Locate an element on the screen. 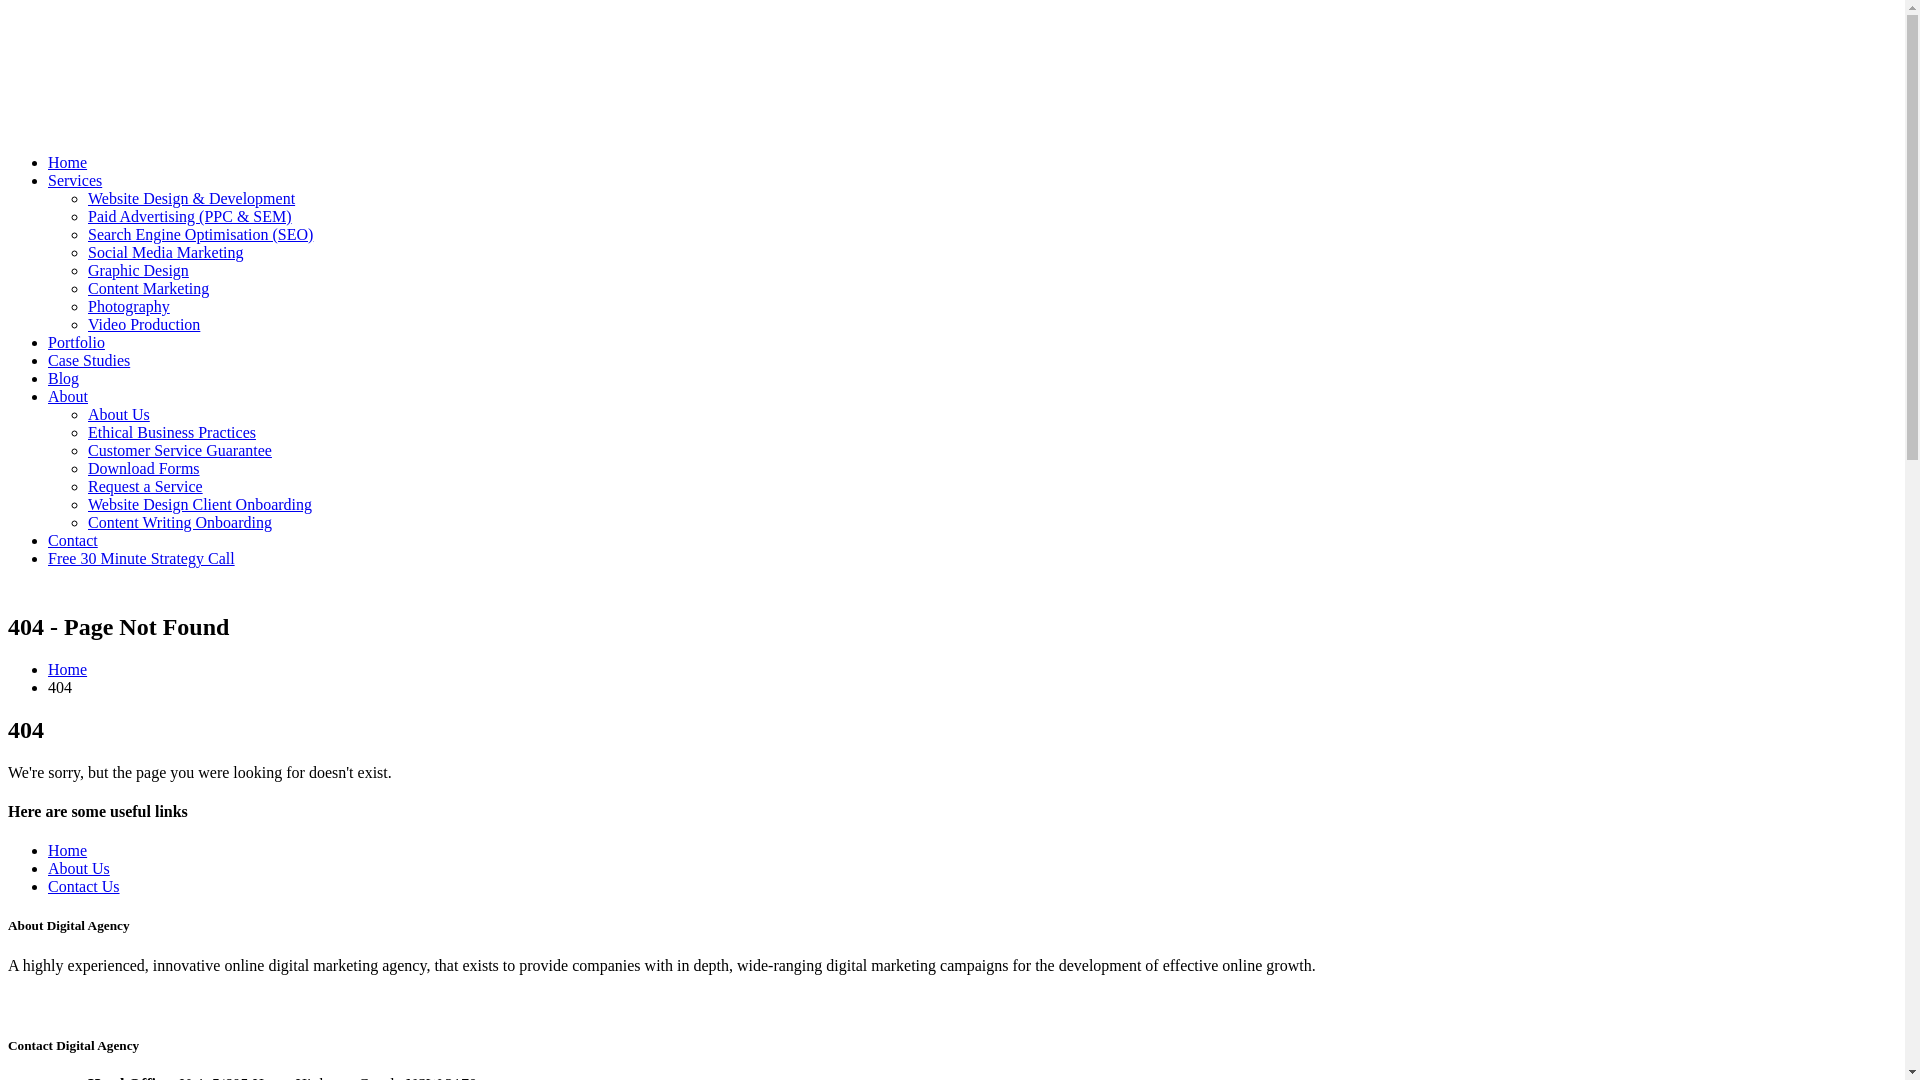  'Website Design & Development' is located at coordinates (86, 198).